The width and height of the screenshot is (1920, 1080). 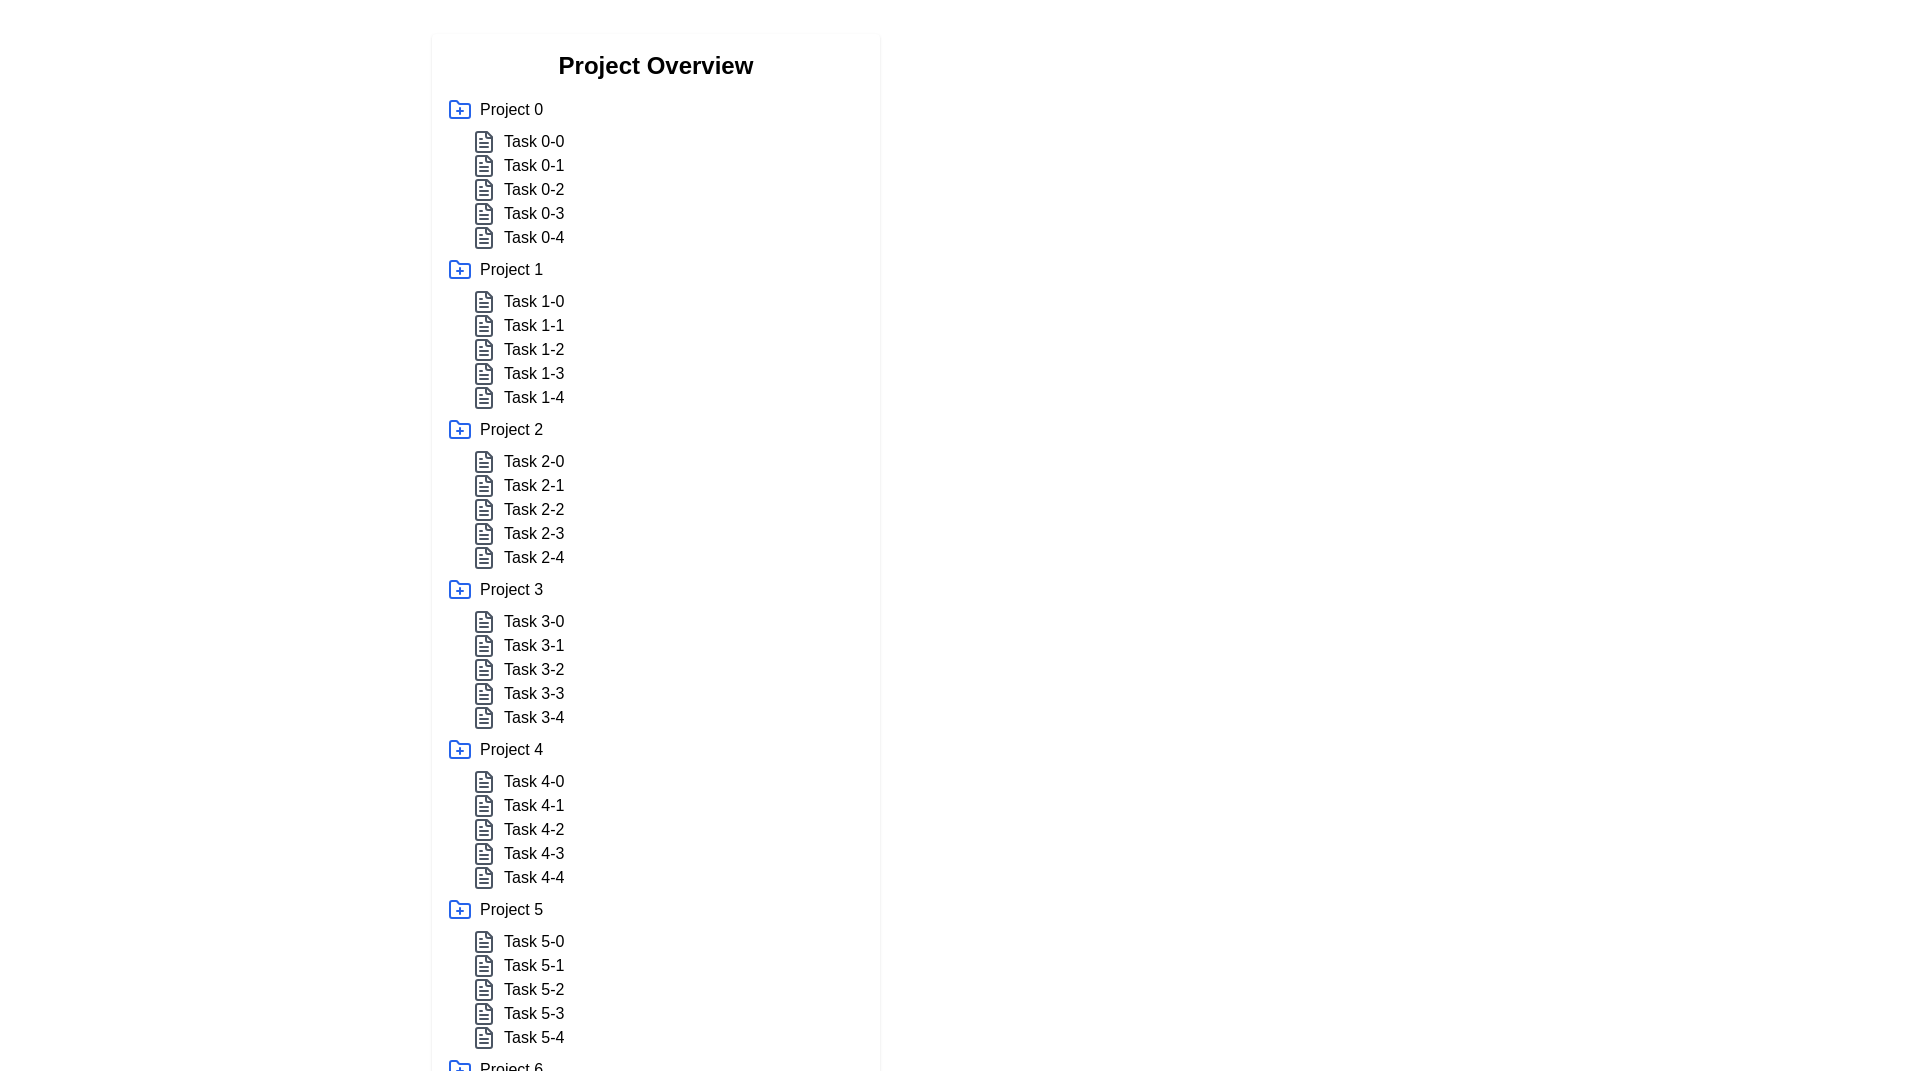 What do you see at coordinates (534, 693) in the screenshot?
I see `the text label indicating 'Task 3-3' in the project management list, located between 'Task 3-2' and 'Task 3-4' in the 'Project 3' section` at bounding box center [534, 693].